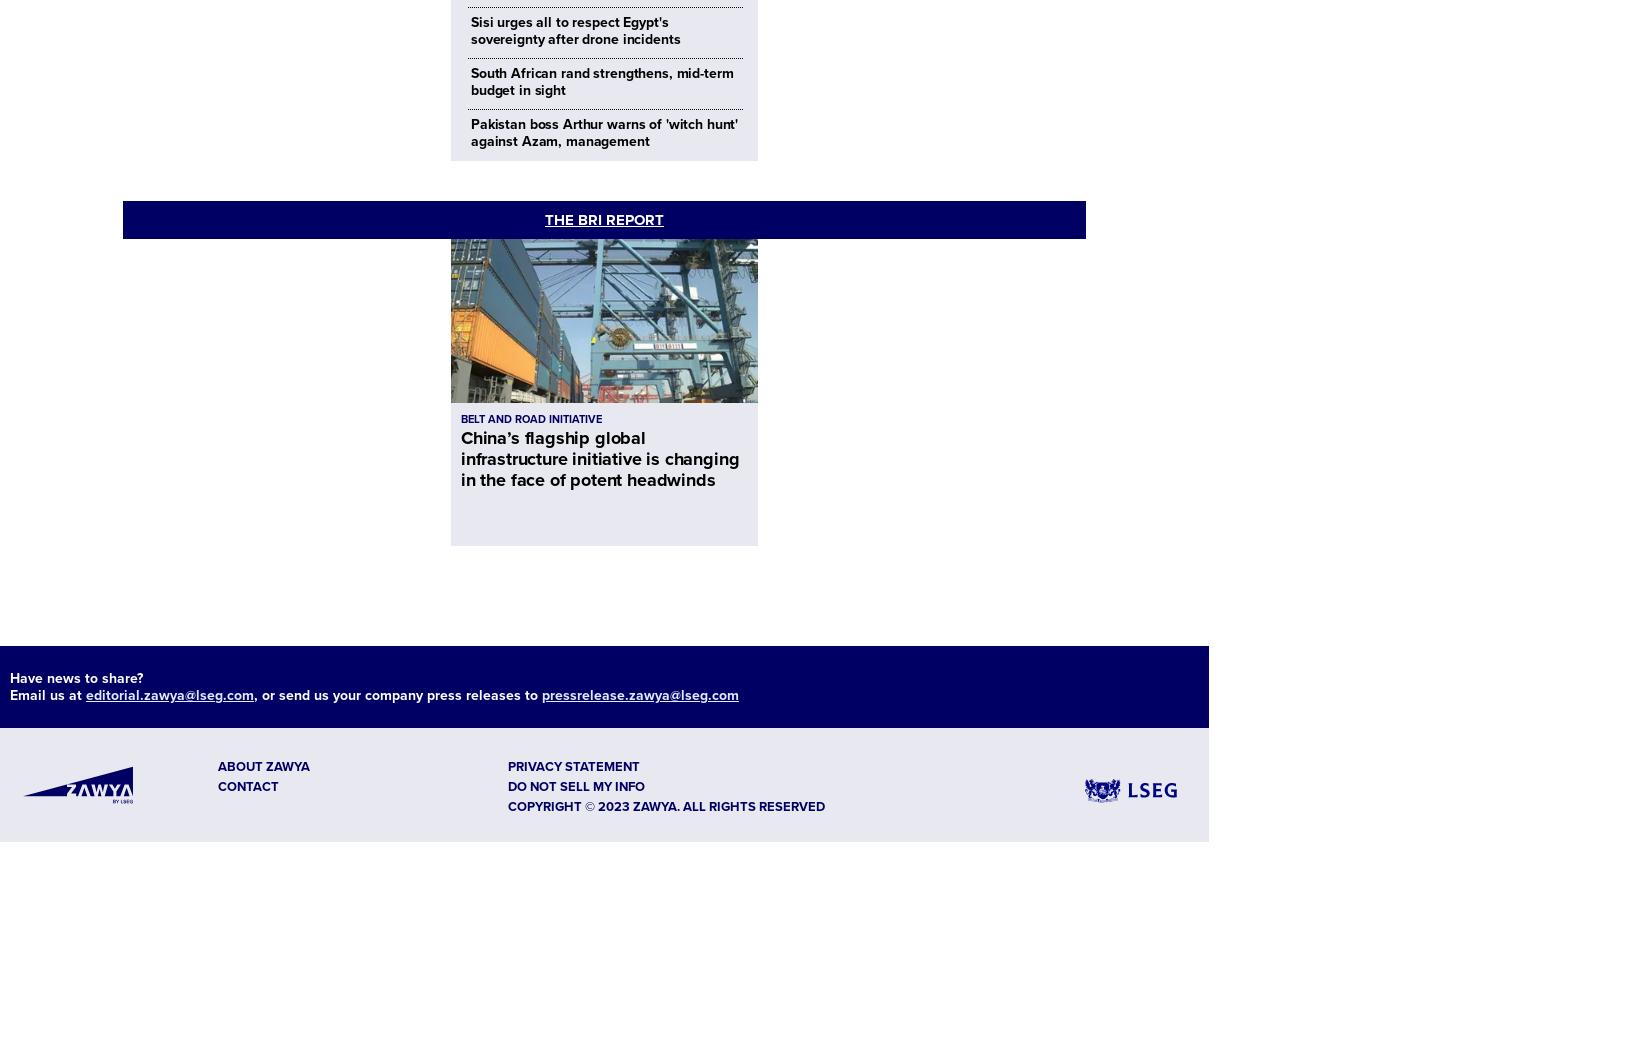  Describe the element at coordinates (169, 694) in the screenshot. I see `'editorial.zawya@lseg.com'` at that location.